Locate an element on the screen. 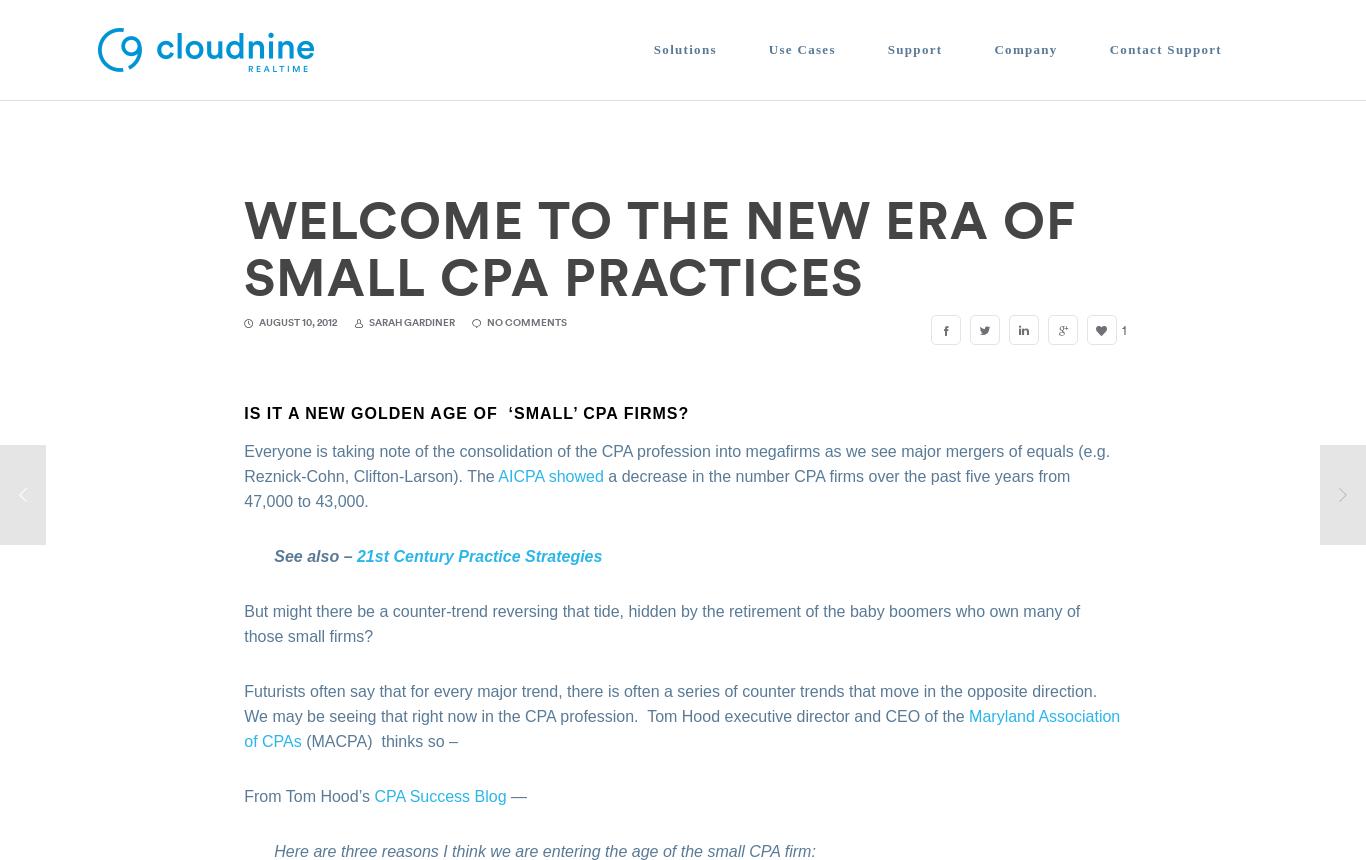 This screenshot has width=1366, height=860. '(MACPA)  thinks so –' is located at coordinates (378, 739).